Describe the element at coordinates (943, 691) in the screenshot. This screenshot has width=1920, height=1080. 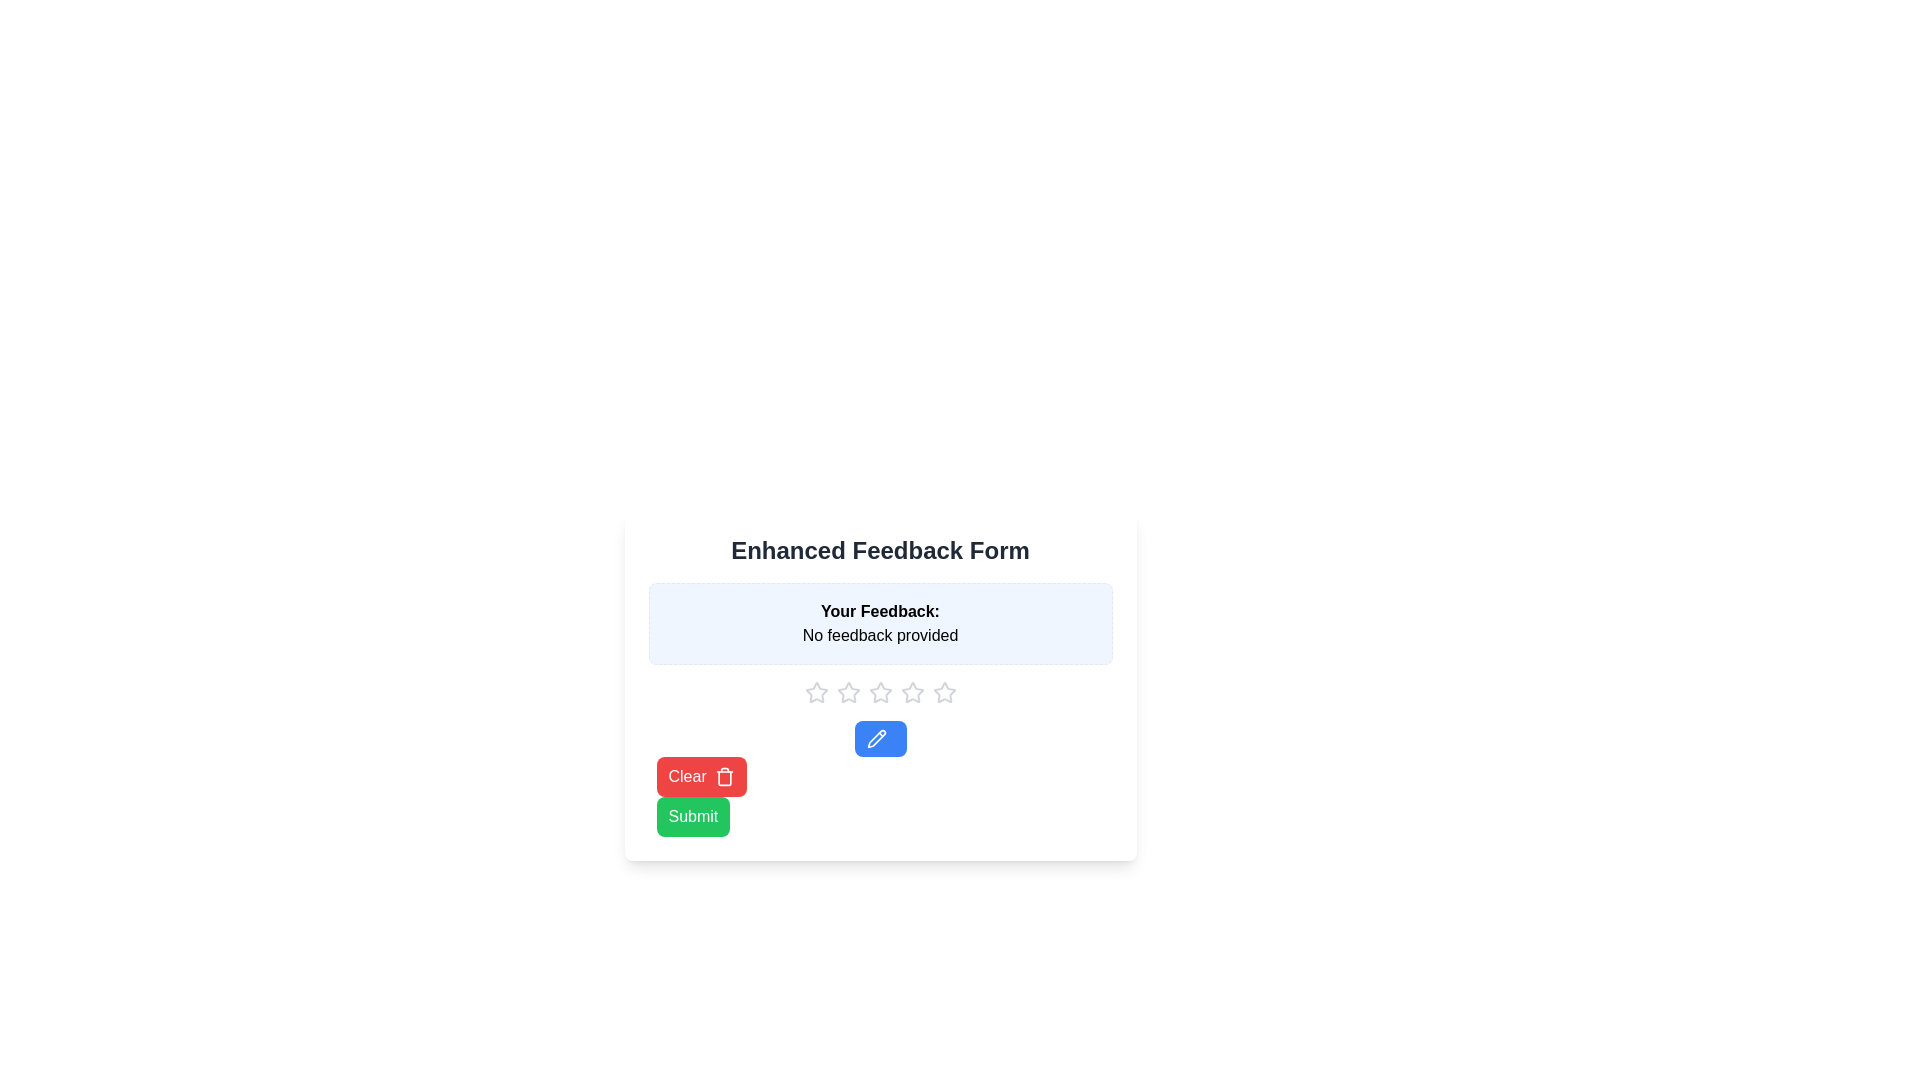
I see `the fifth and rightmost star icon in the rating system to indicate the highest rating` at that location.